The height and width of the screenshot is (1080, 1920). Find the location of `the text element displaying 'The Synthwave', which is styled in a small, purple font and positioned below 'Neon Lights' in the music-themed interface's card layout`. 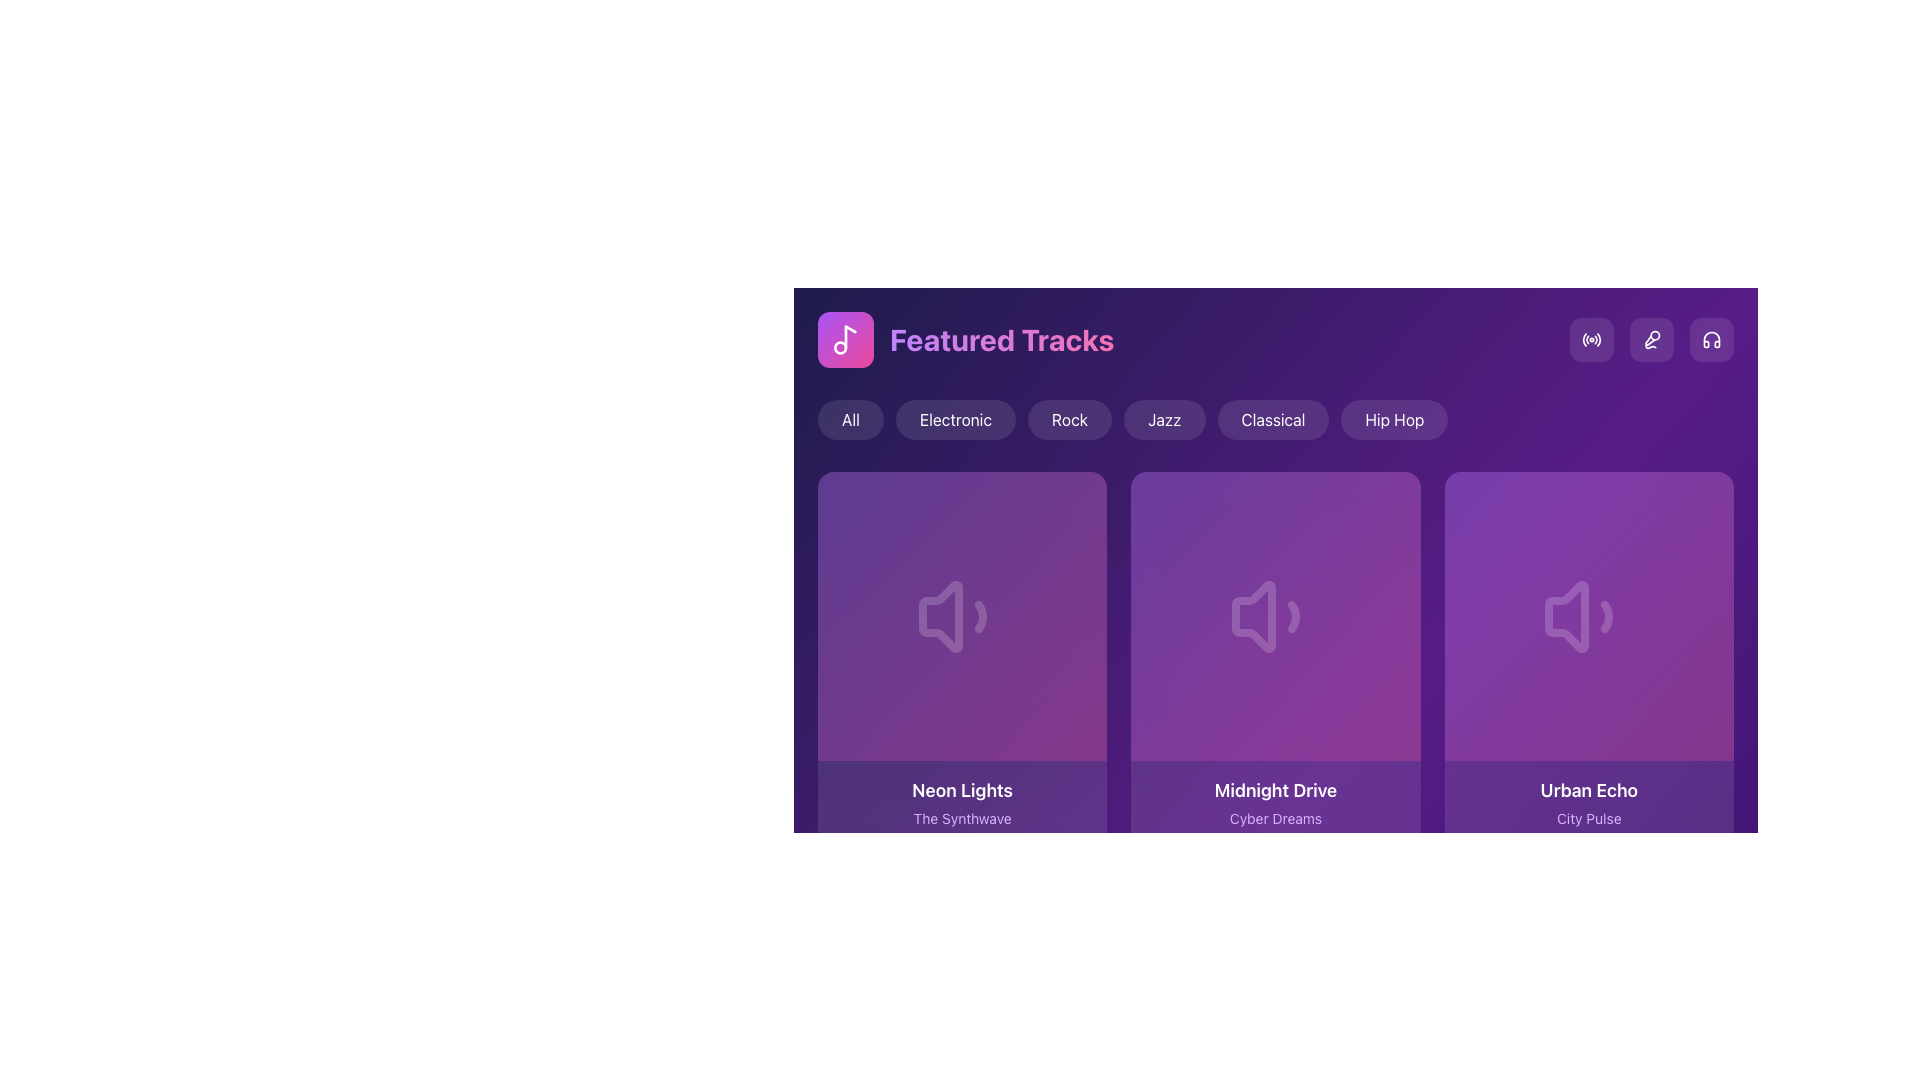

the text element displaying 'The Synthwave', which is styled in a small, purple font and positioned below 'Neon Lights' in the music-themed interface's card layout is located at coordinates (962, 819).